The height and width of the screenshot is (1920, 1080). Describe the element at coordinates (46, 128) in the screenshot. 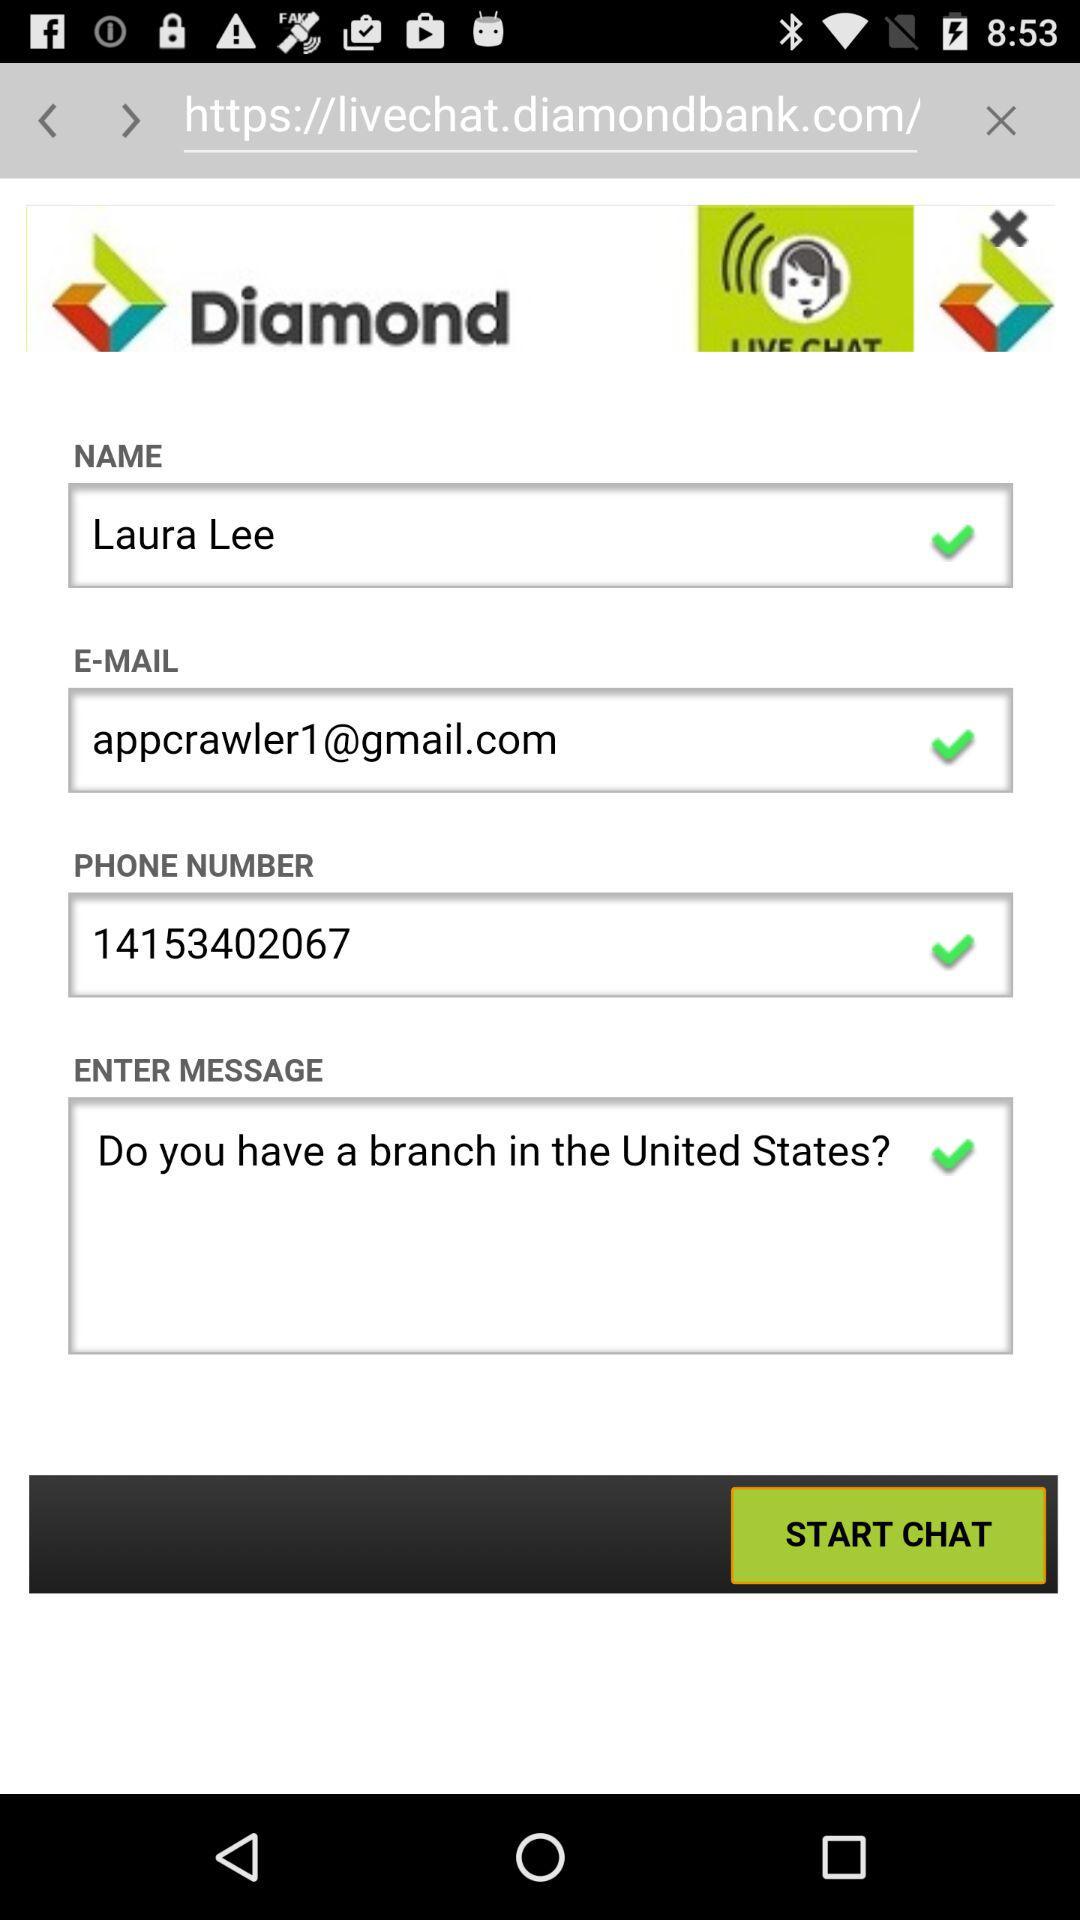

I see `the arrow_backward icon` at that location.